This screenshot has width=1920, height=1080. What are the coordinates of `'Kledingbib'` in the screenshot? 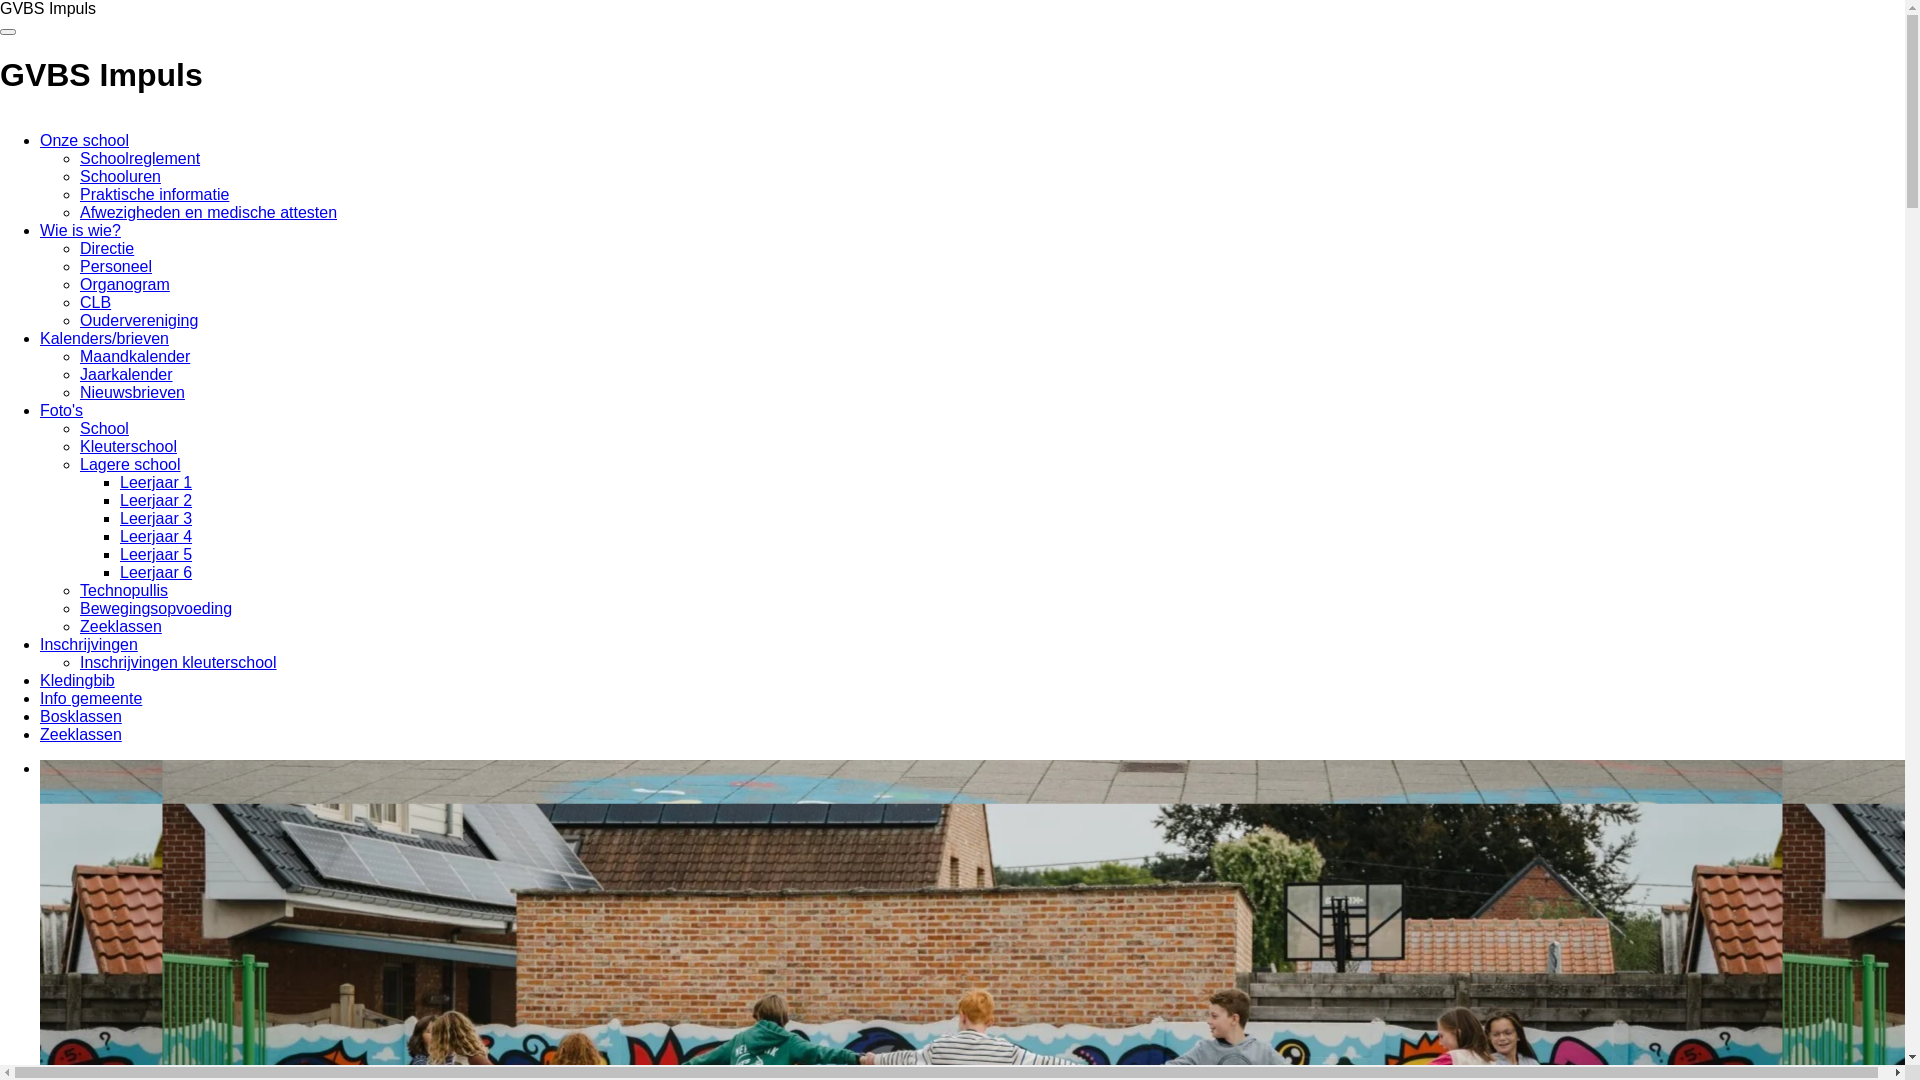 It's located at (77, 679).